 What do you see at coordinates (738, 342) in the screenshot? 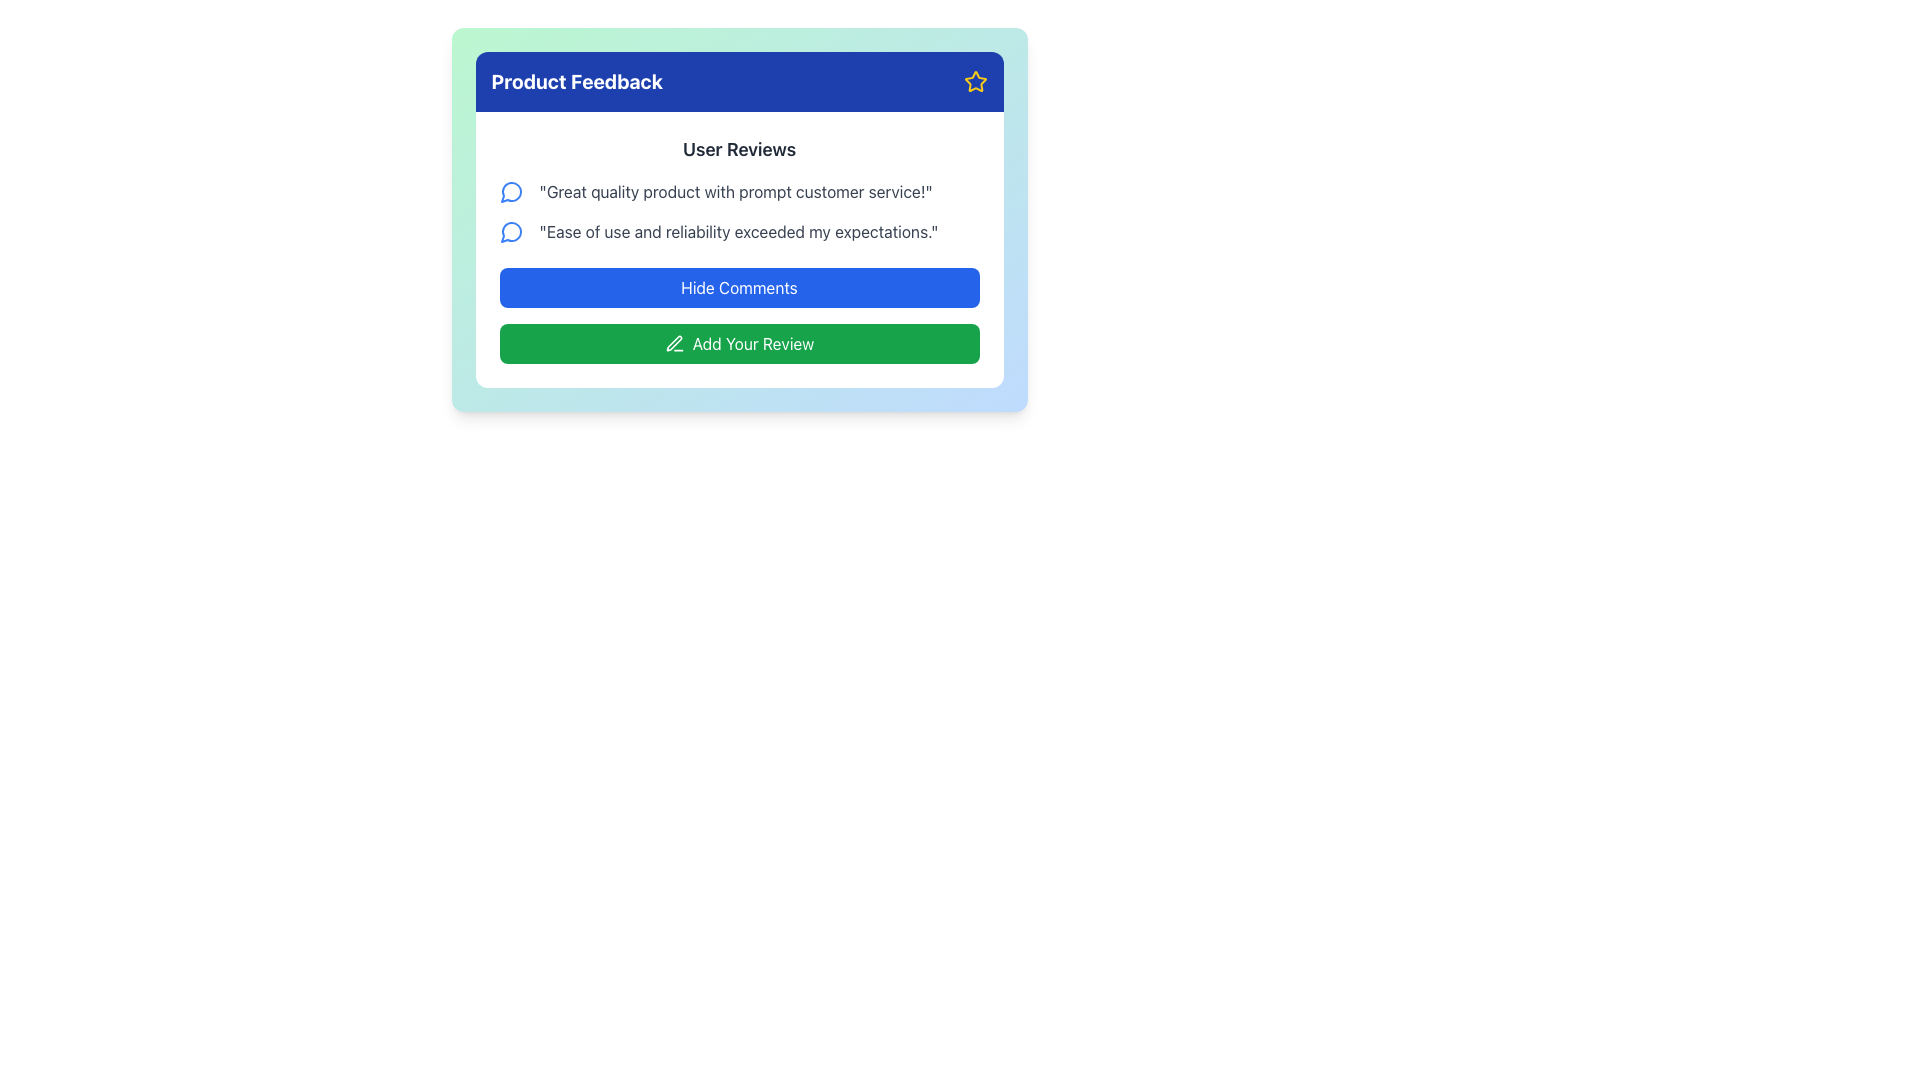
I see `the green button labeled 'Add Your Review' located at the bottom of the reviews card to initiate the review addition process` at bounding box center [738, 342].